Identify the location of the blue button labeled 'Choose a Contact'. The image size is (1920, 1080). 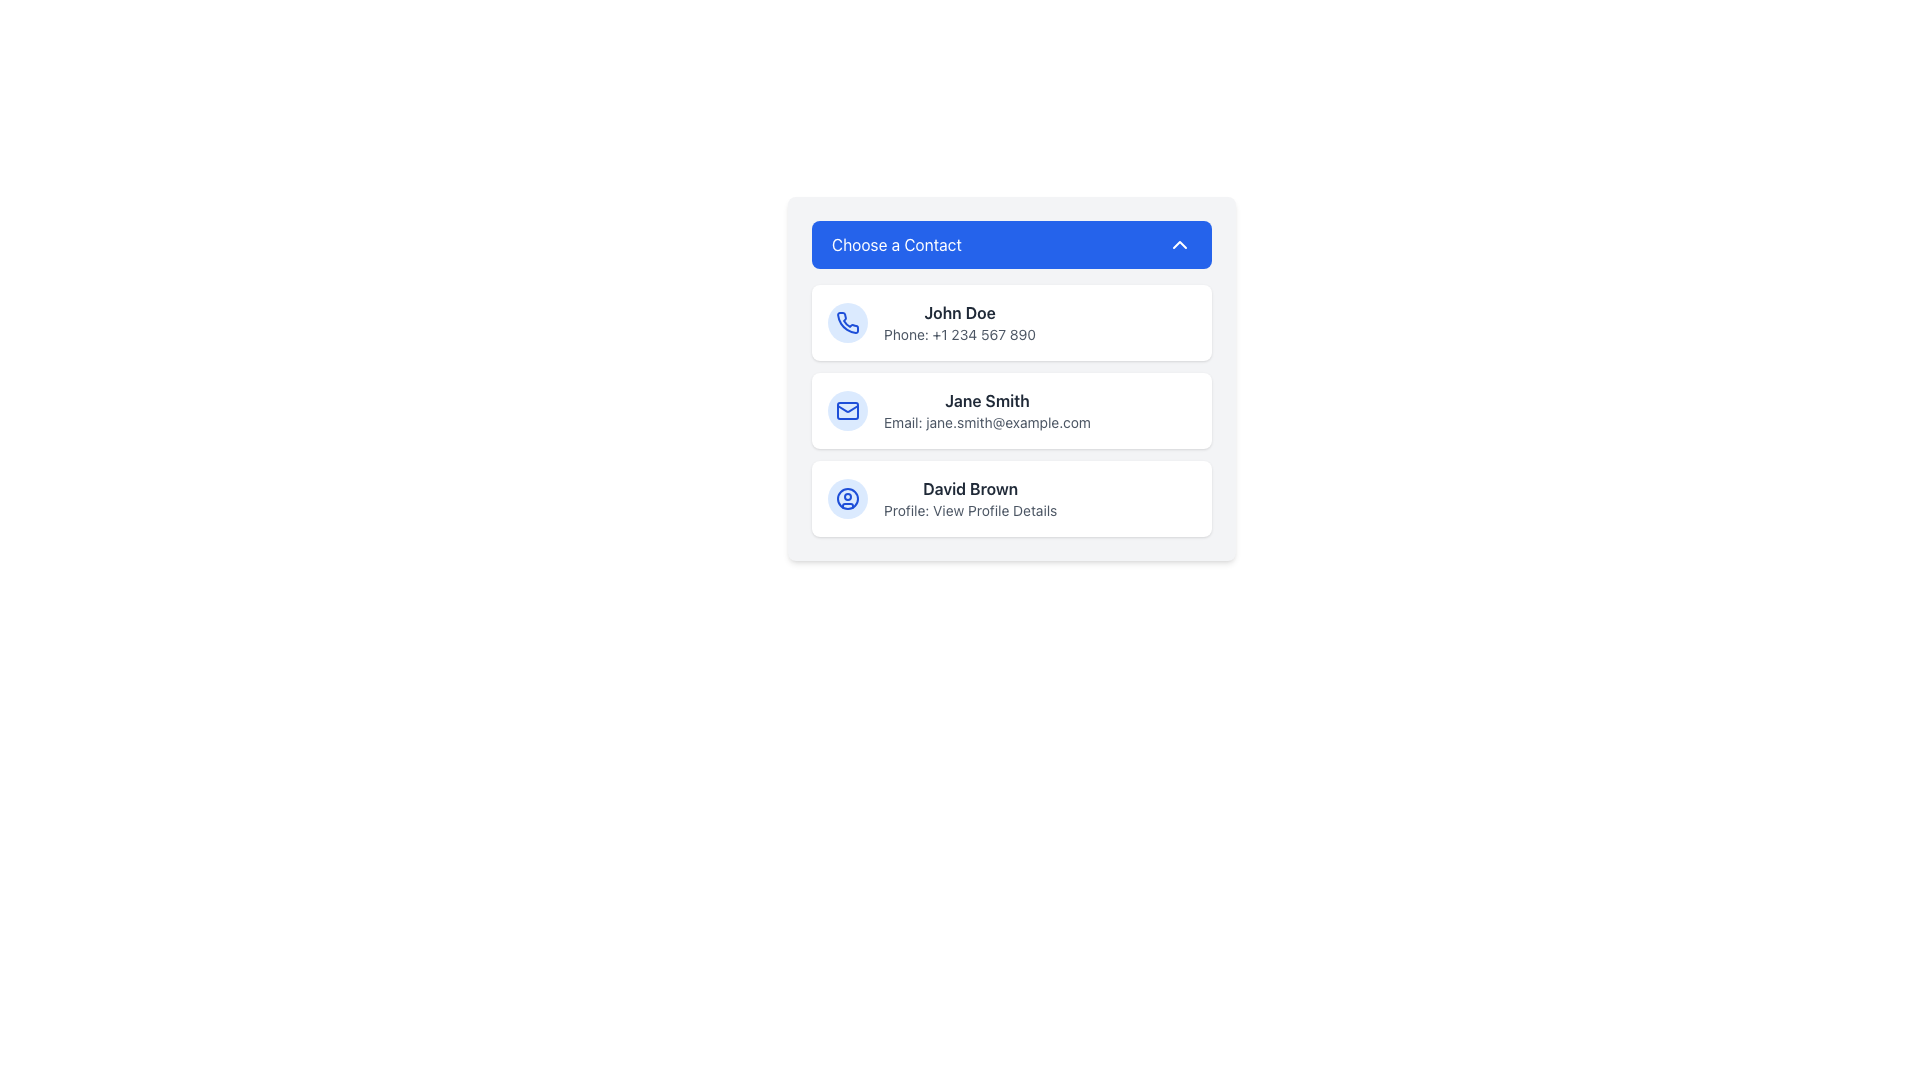
(1012, 244).